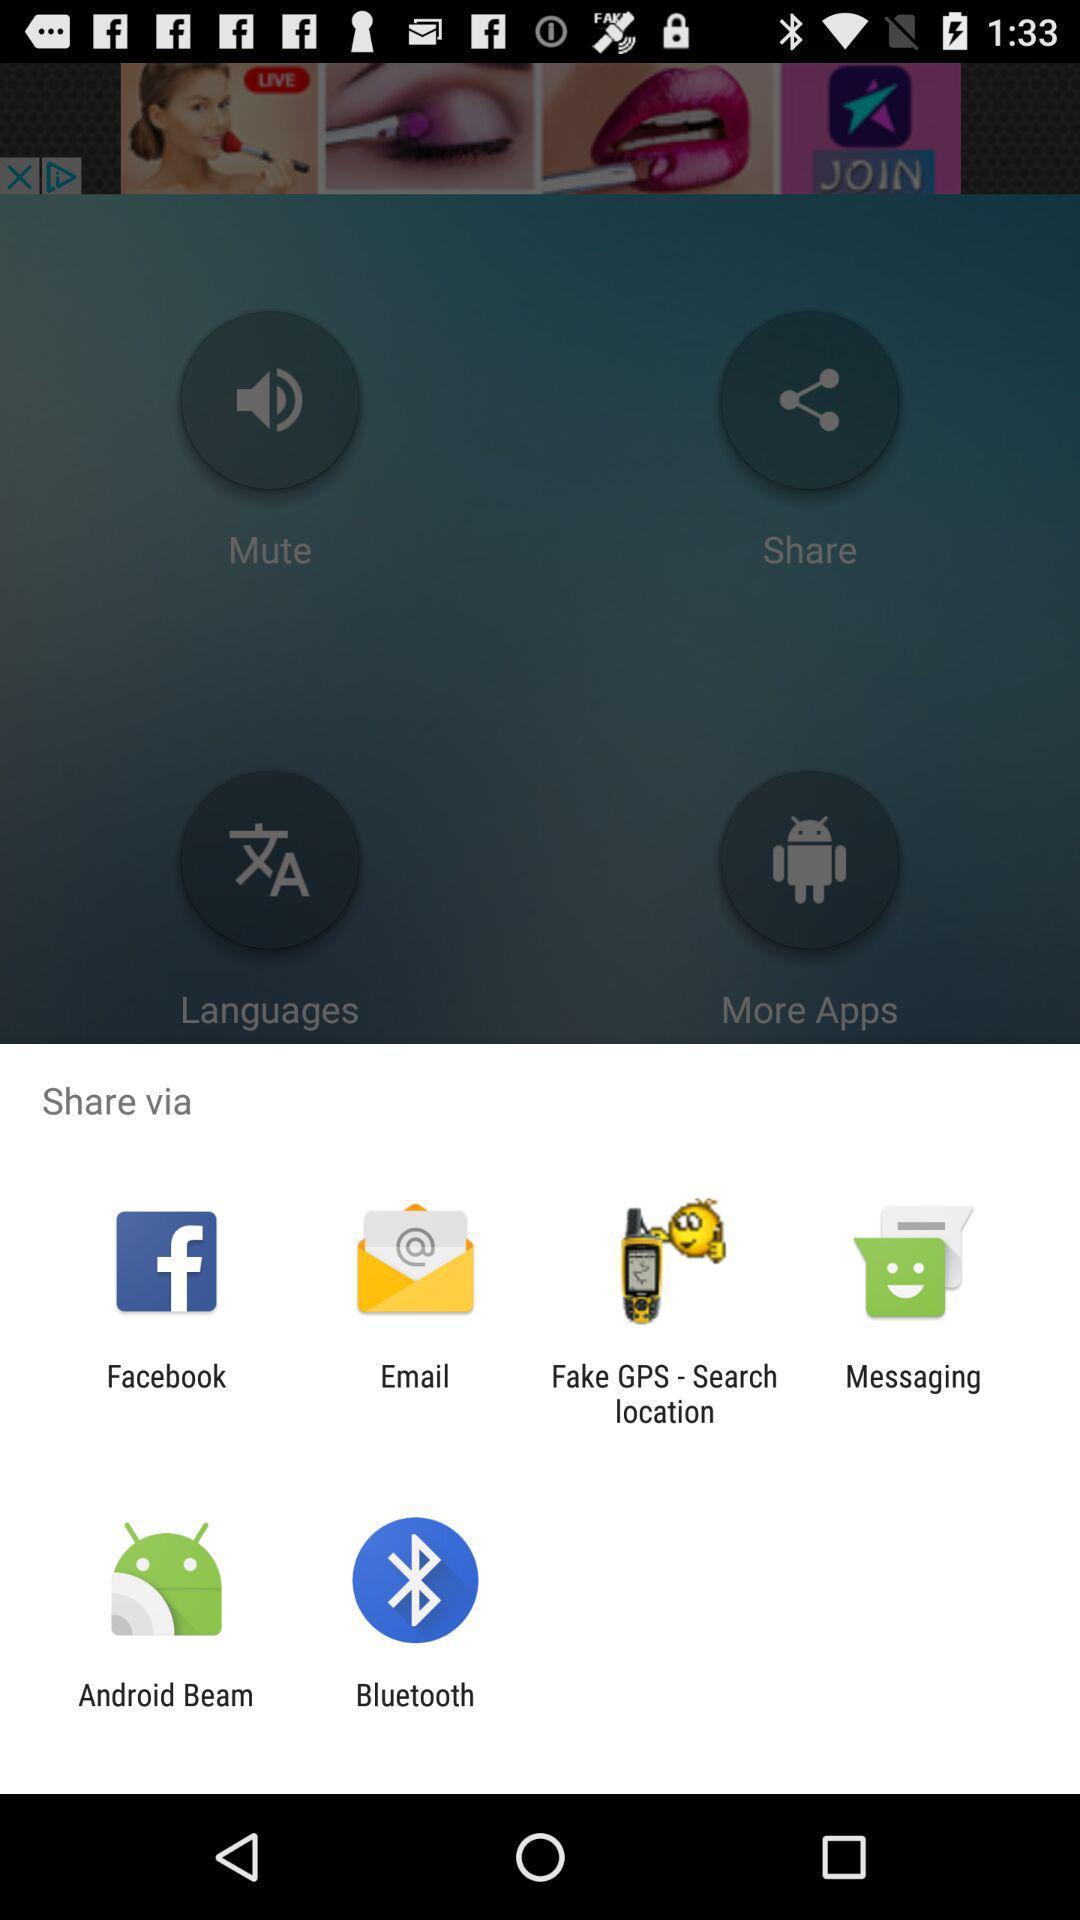 The image size is (1080, 1920). I want to click on the icon to the left of the fake gps search icon, so click(414, 1392).